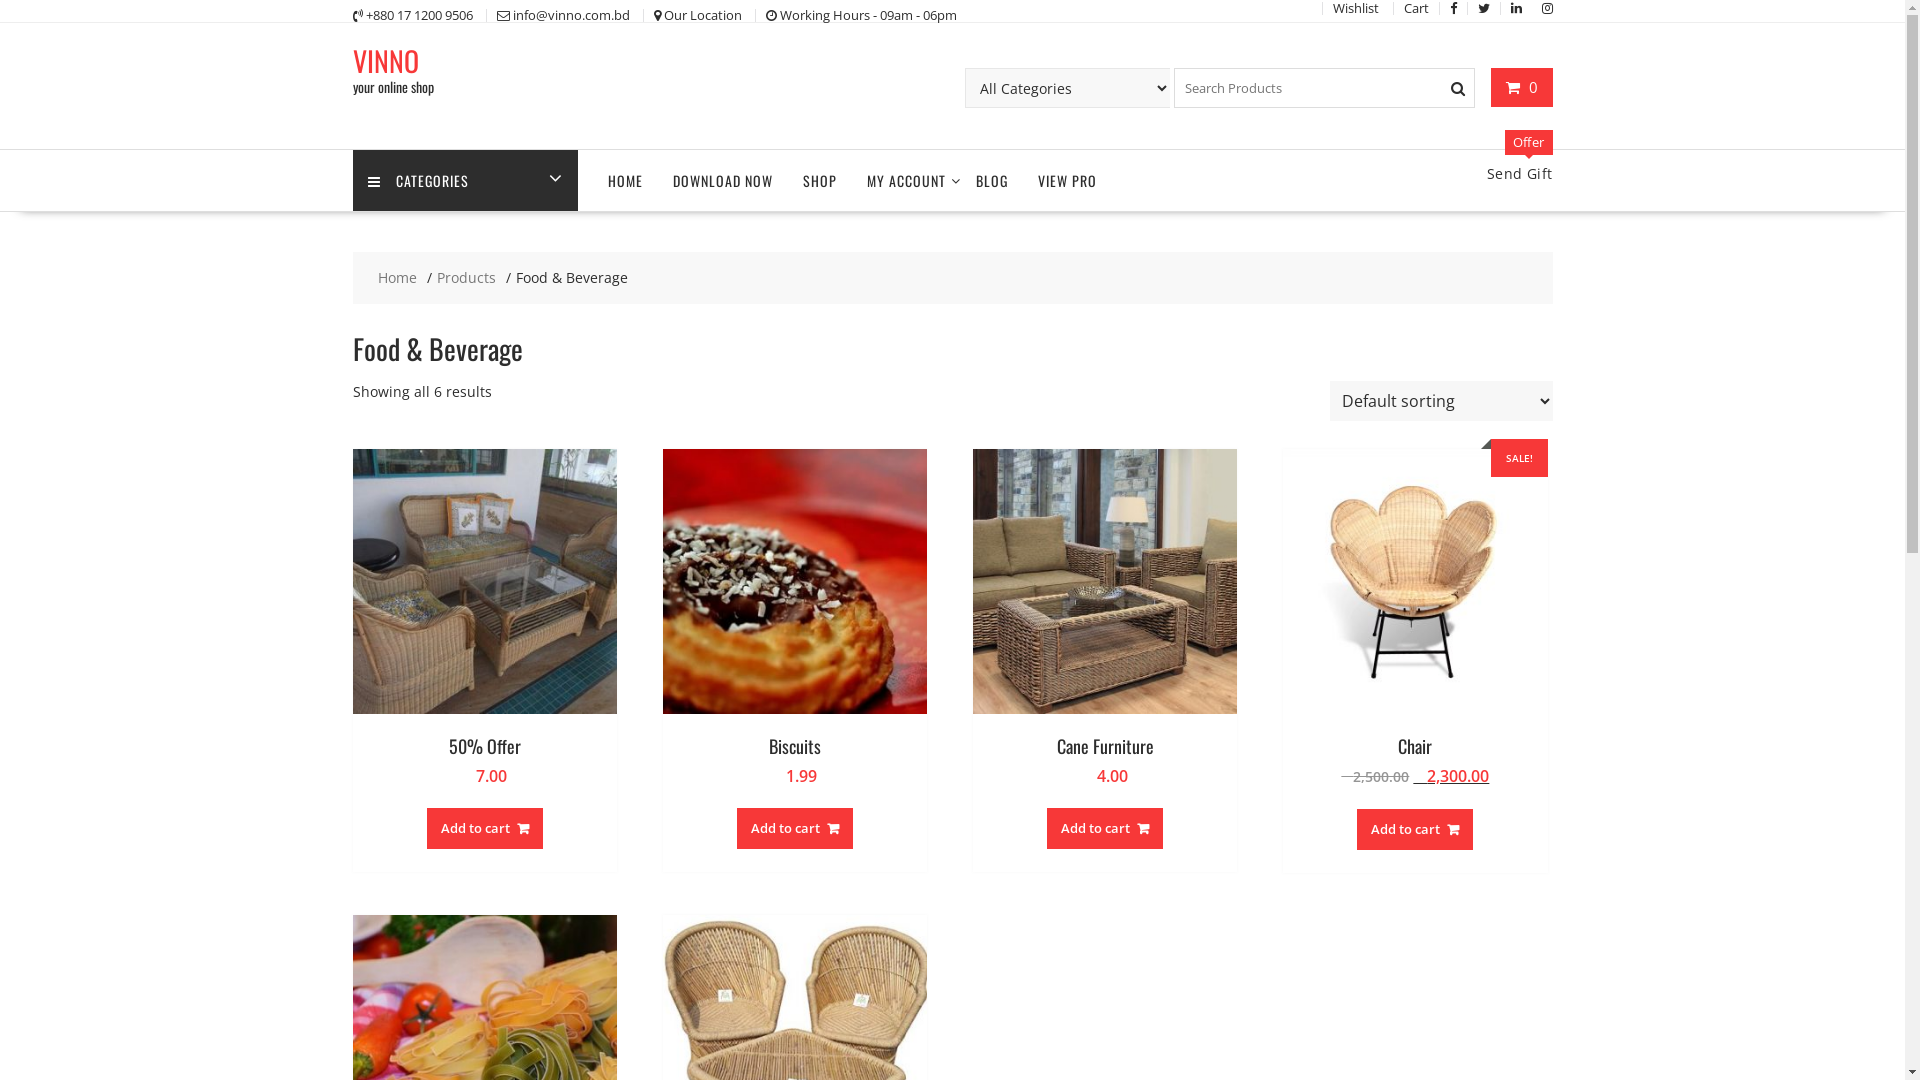  Describe the element at coordinates (702, 15) in the screenshot. I see `'Our Location'` at that location.